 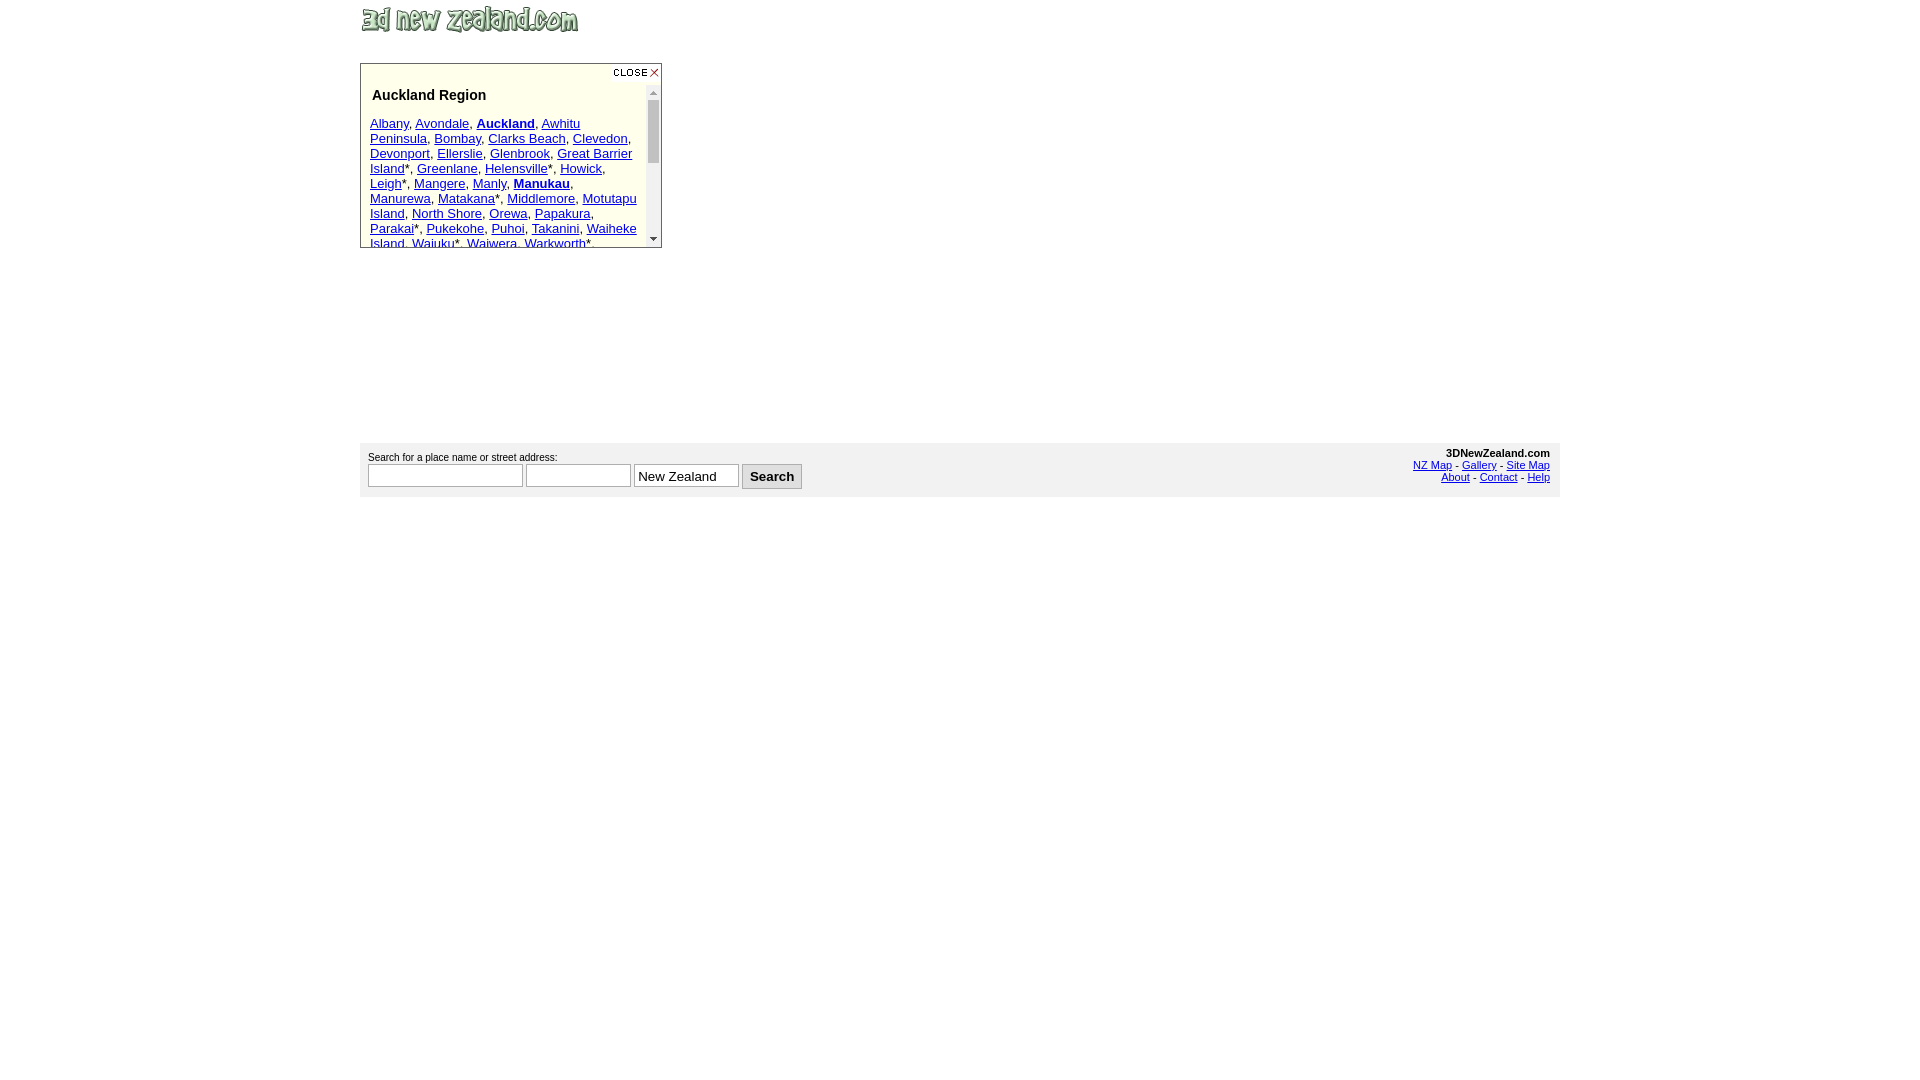 What do you see at coordinates (508, 213) in the screenshot?
I see `'Orewa'` at bounding box center [508, 213].